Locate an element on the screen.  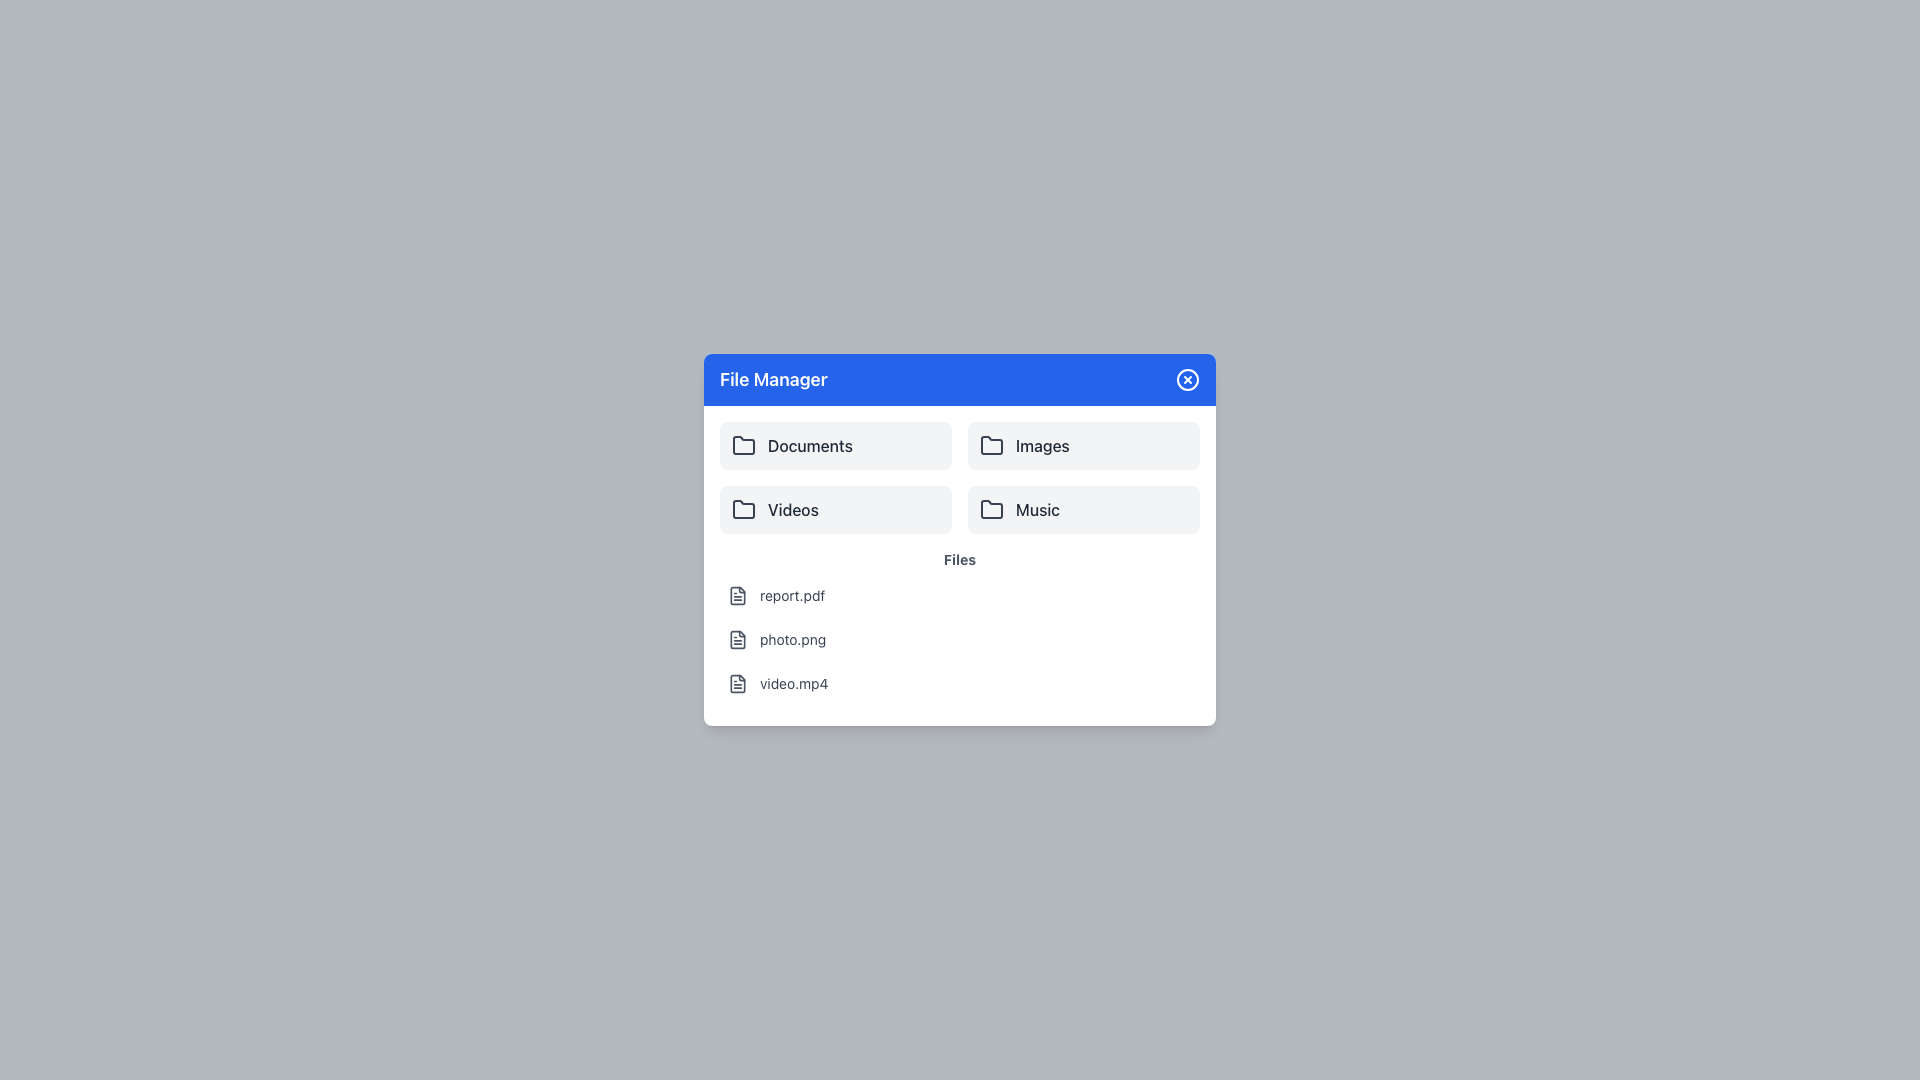
the 'report.pdf' file icon, which is a rectangular-shaped document icon with a folded corner, located within the 'File Manager' window as the first item in the list of files is located at coordinates (737, 682).